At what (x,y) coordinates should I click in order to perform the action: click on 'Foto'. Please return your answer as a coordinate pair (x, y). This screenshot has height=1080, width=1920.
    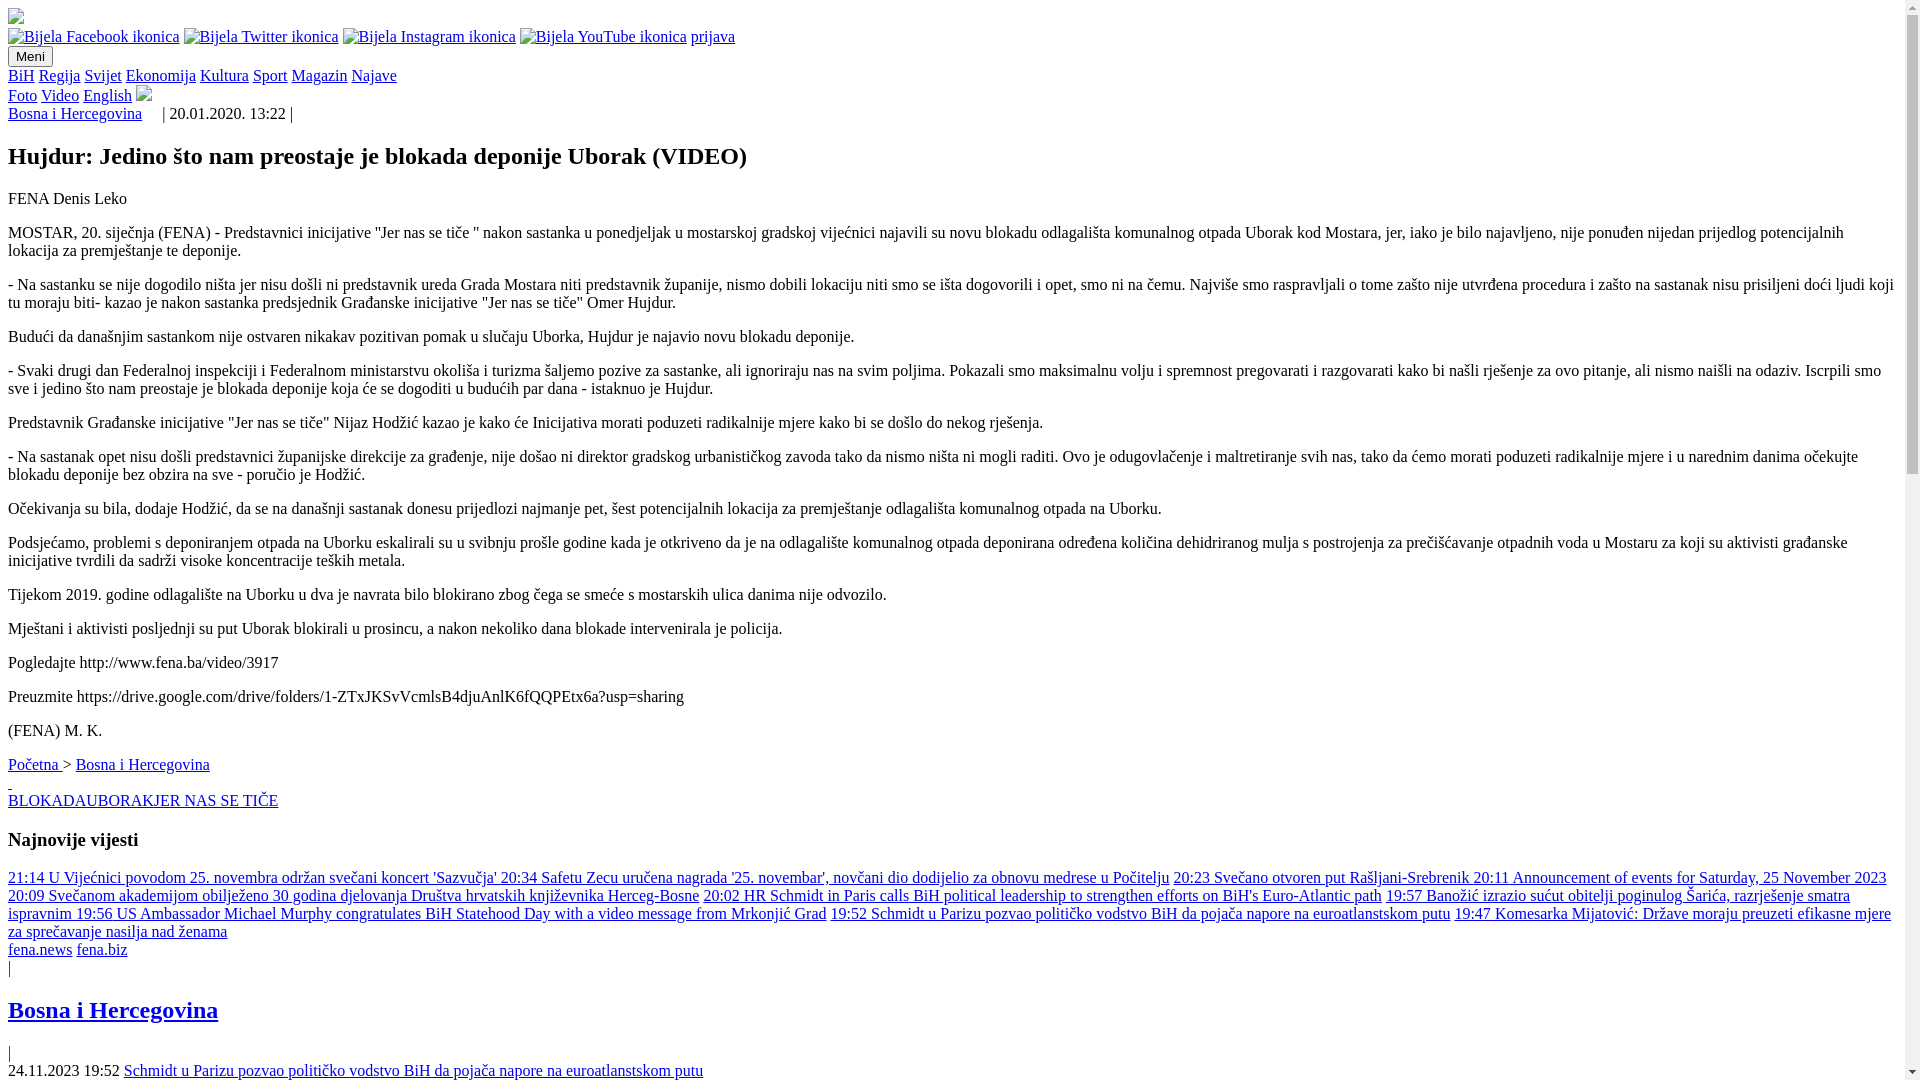
    Looking at the image, I should click on (8, 95).